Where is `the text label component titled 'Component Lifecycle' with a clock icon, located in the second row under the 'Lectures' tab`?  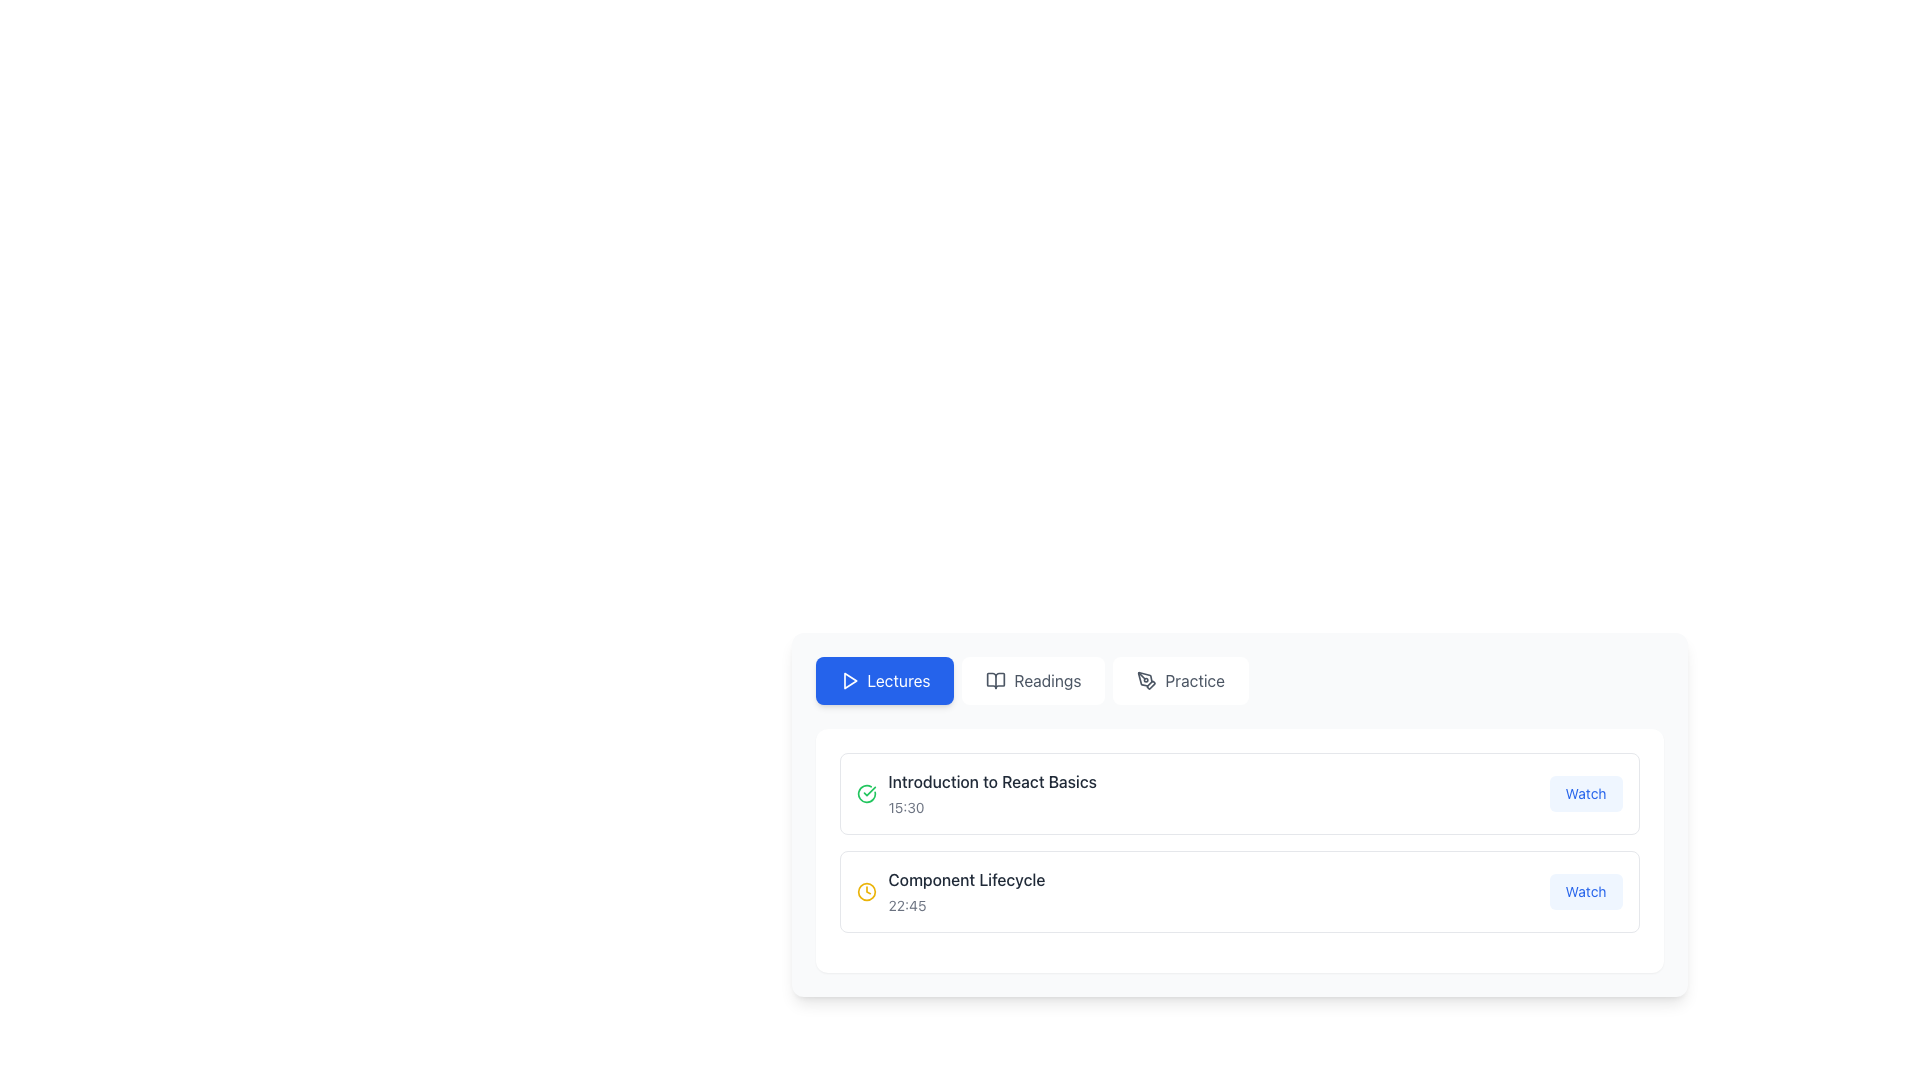 the text label component titled 'Component Lifecycle' with a clock icon, located in the second row under the 'Lectures' tab is located at coordinates (966, 890).